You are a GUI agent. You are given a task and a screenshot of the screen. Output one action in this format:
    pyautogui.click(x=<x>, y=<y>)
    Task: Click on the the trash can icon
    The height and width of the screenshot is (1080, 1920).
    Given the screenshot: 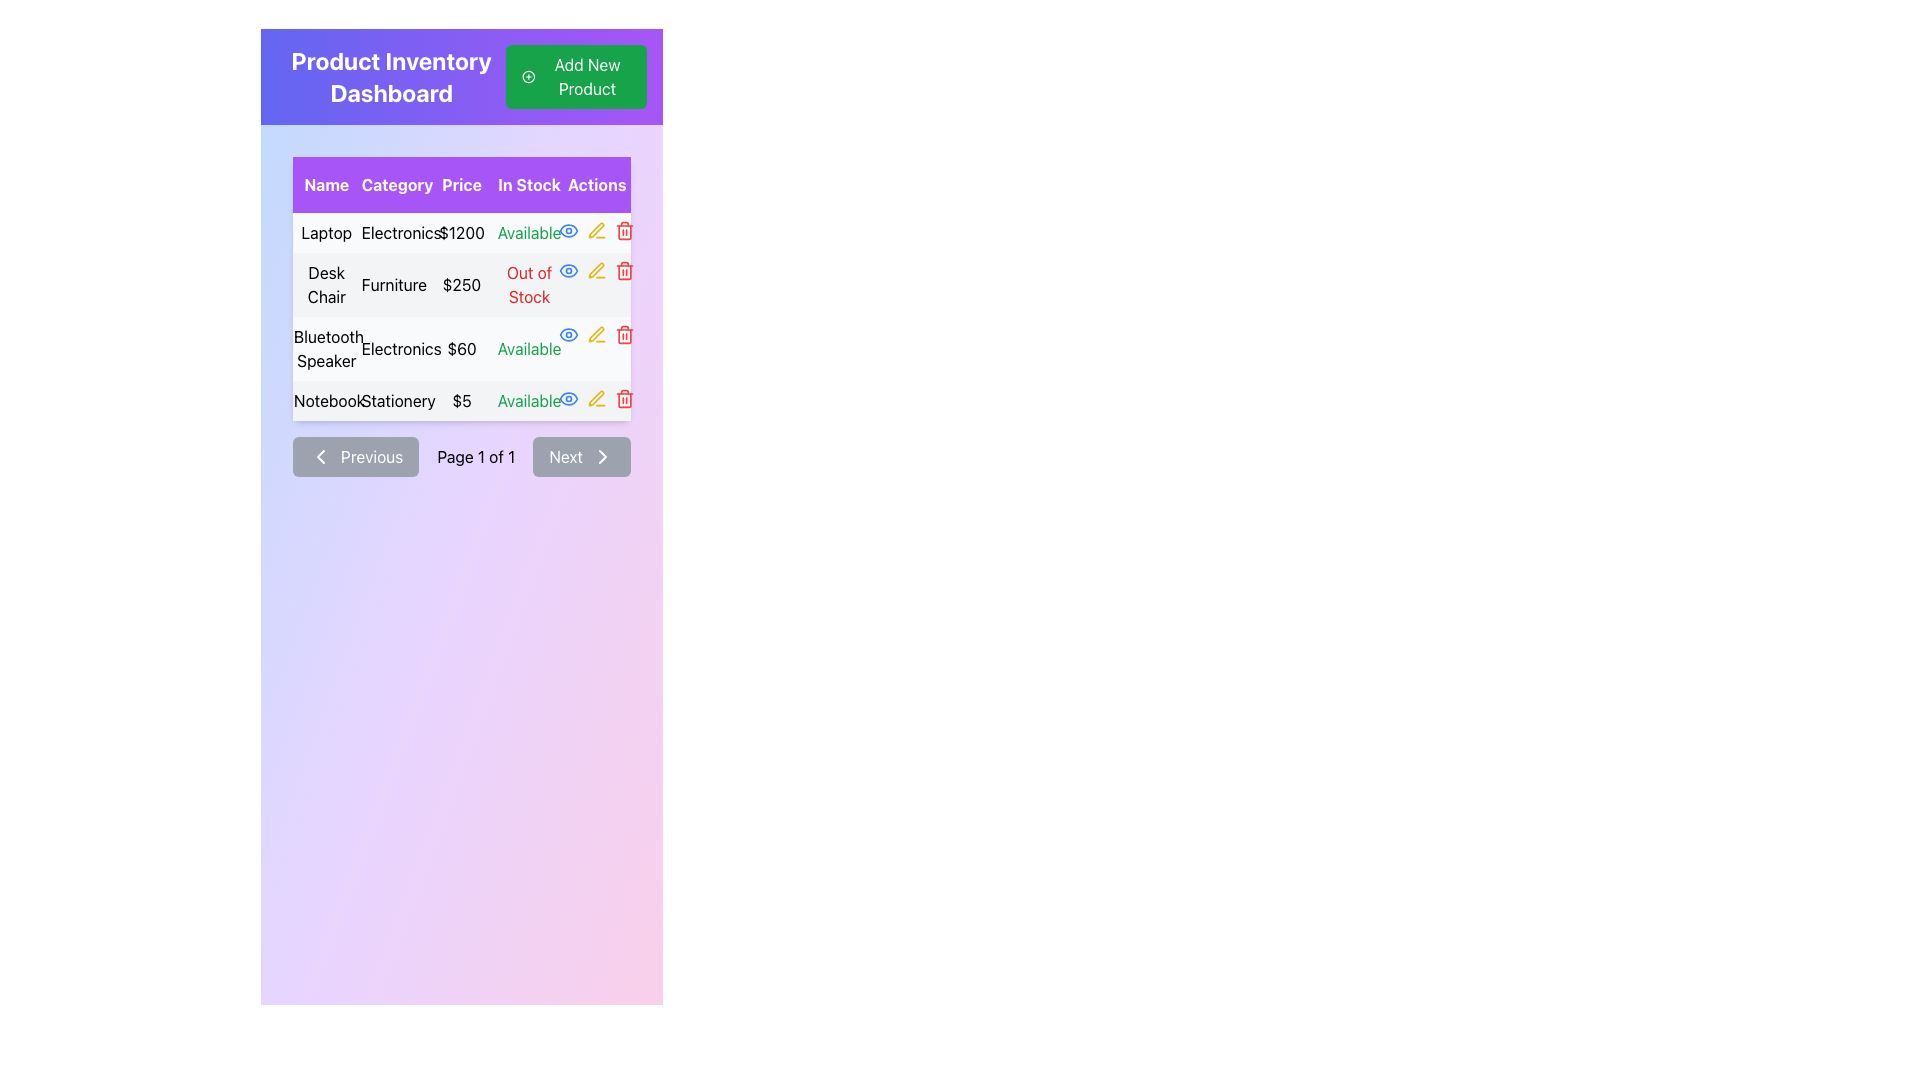 What is the action you would take?
    pyautogui.click(x=624, y=231)
    